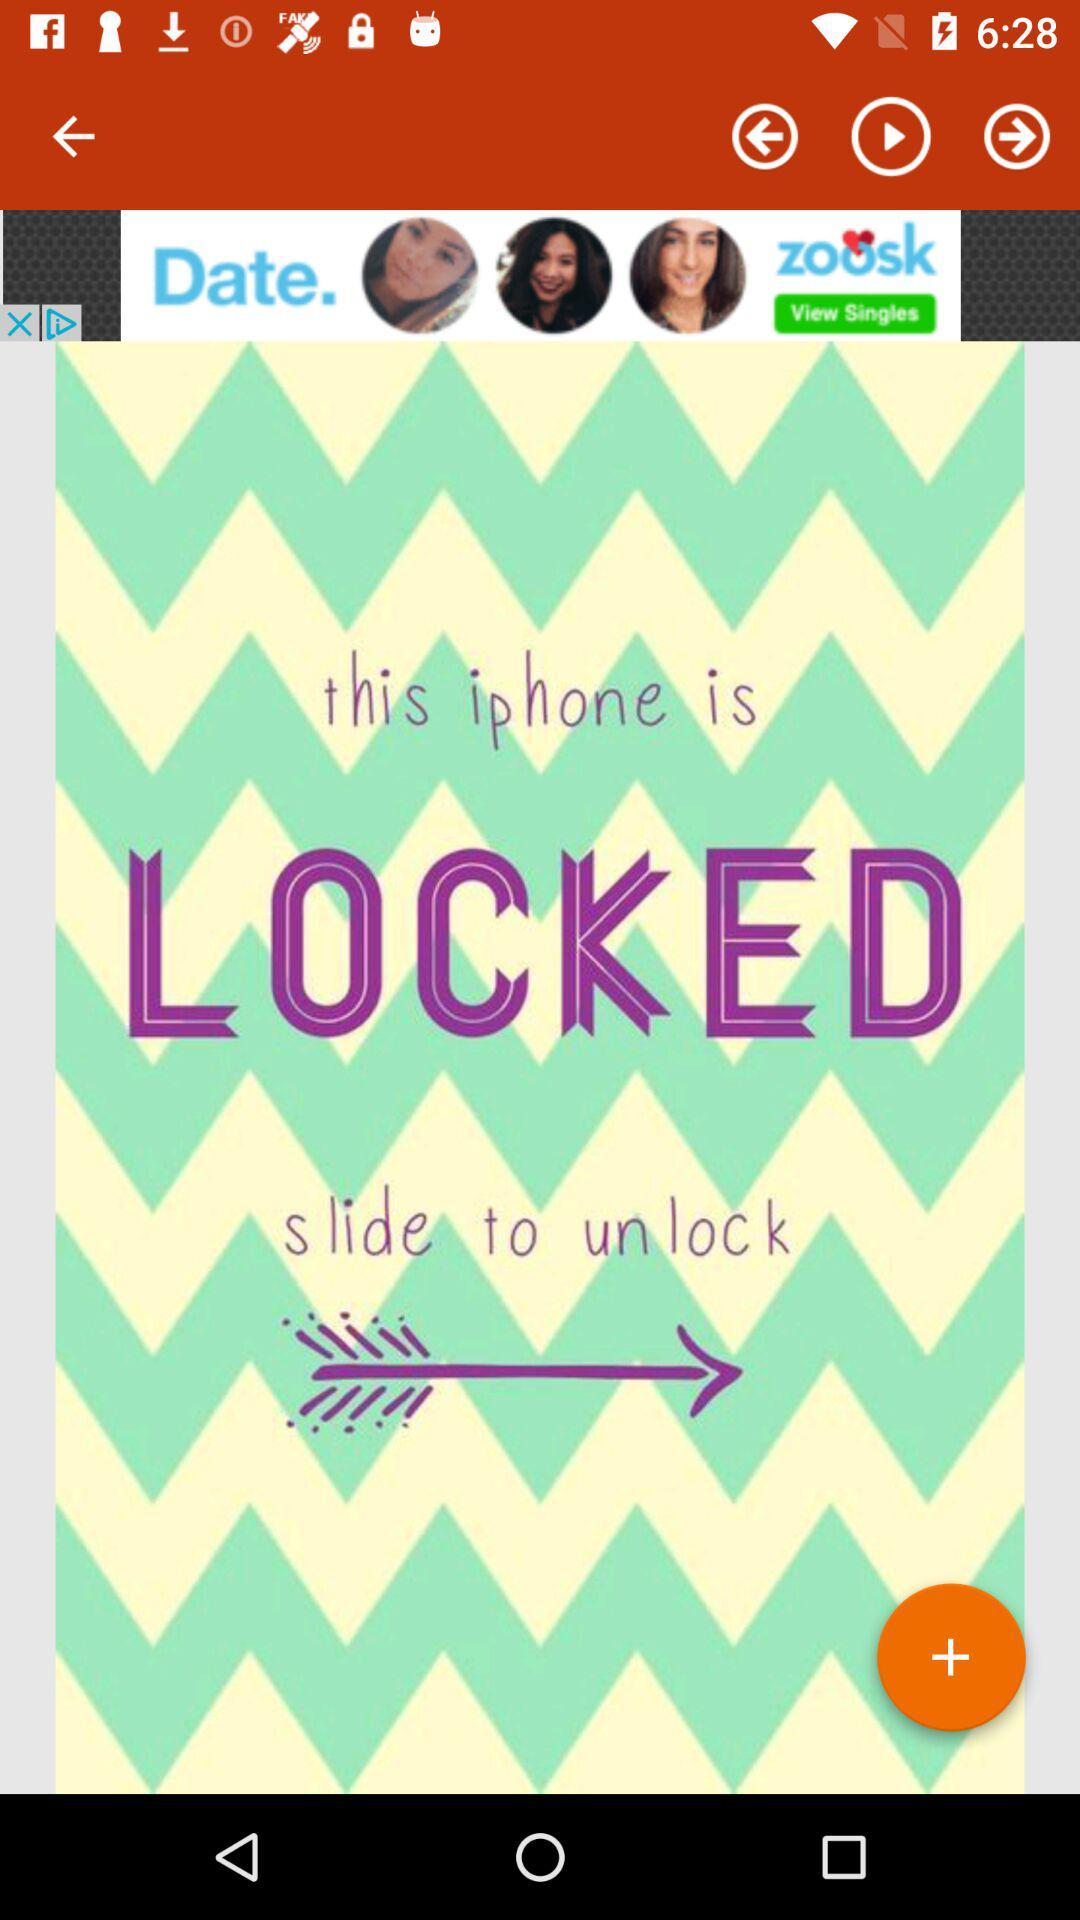 This screenshot has height=1920, width=1080. I want to click on sponsored advertisement, so click(540, 274).